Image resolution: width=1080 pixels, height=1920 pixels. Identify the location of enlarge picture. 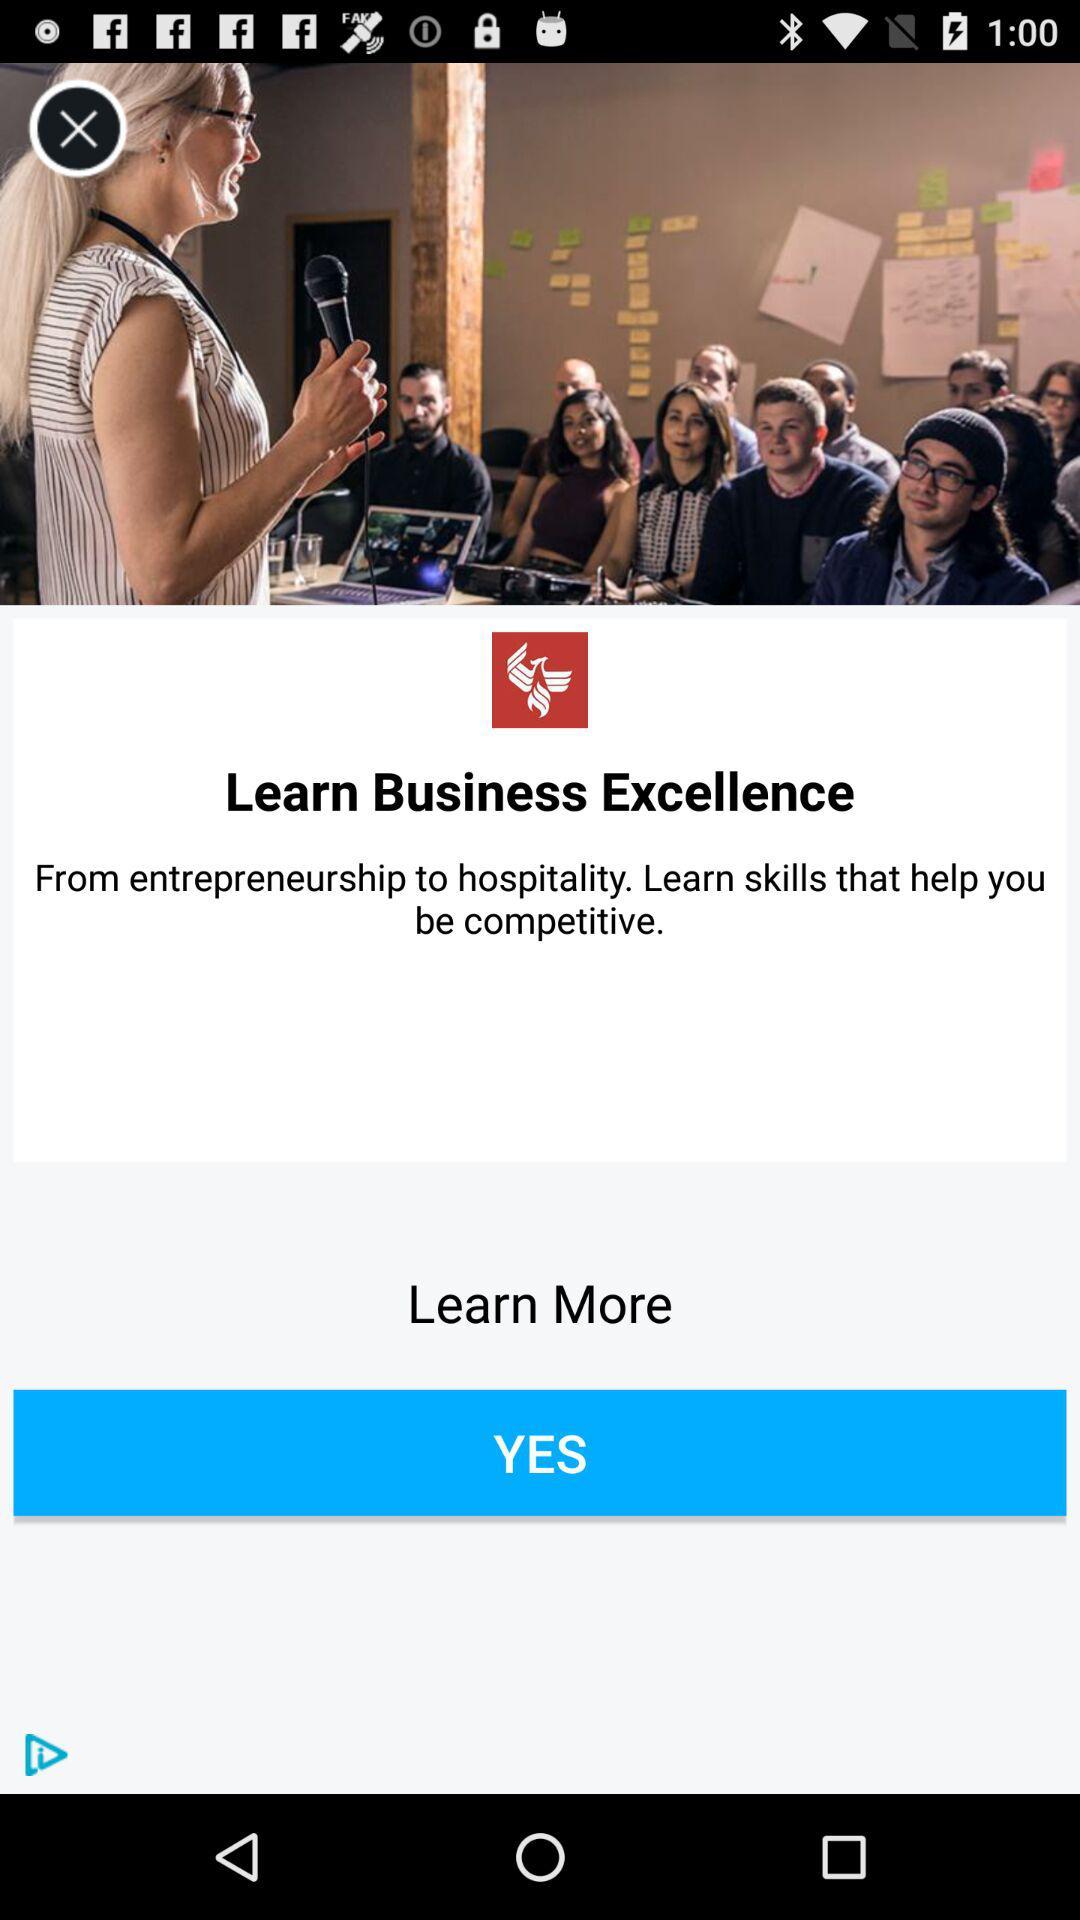
(540, 334).